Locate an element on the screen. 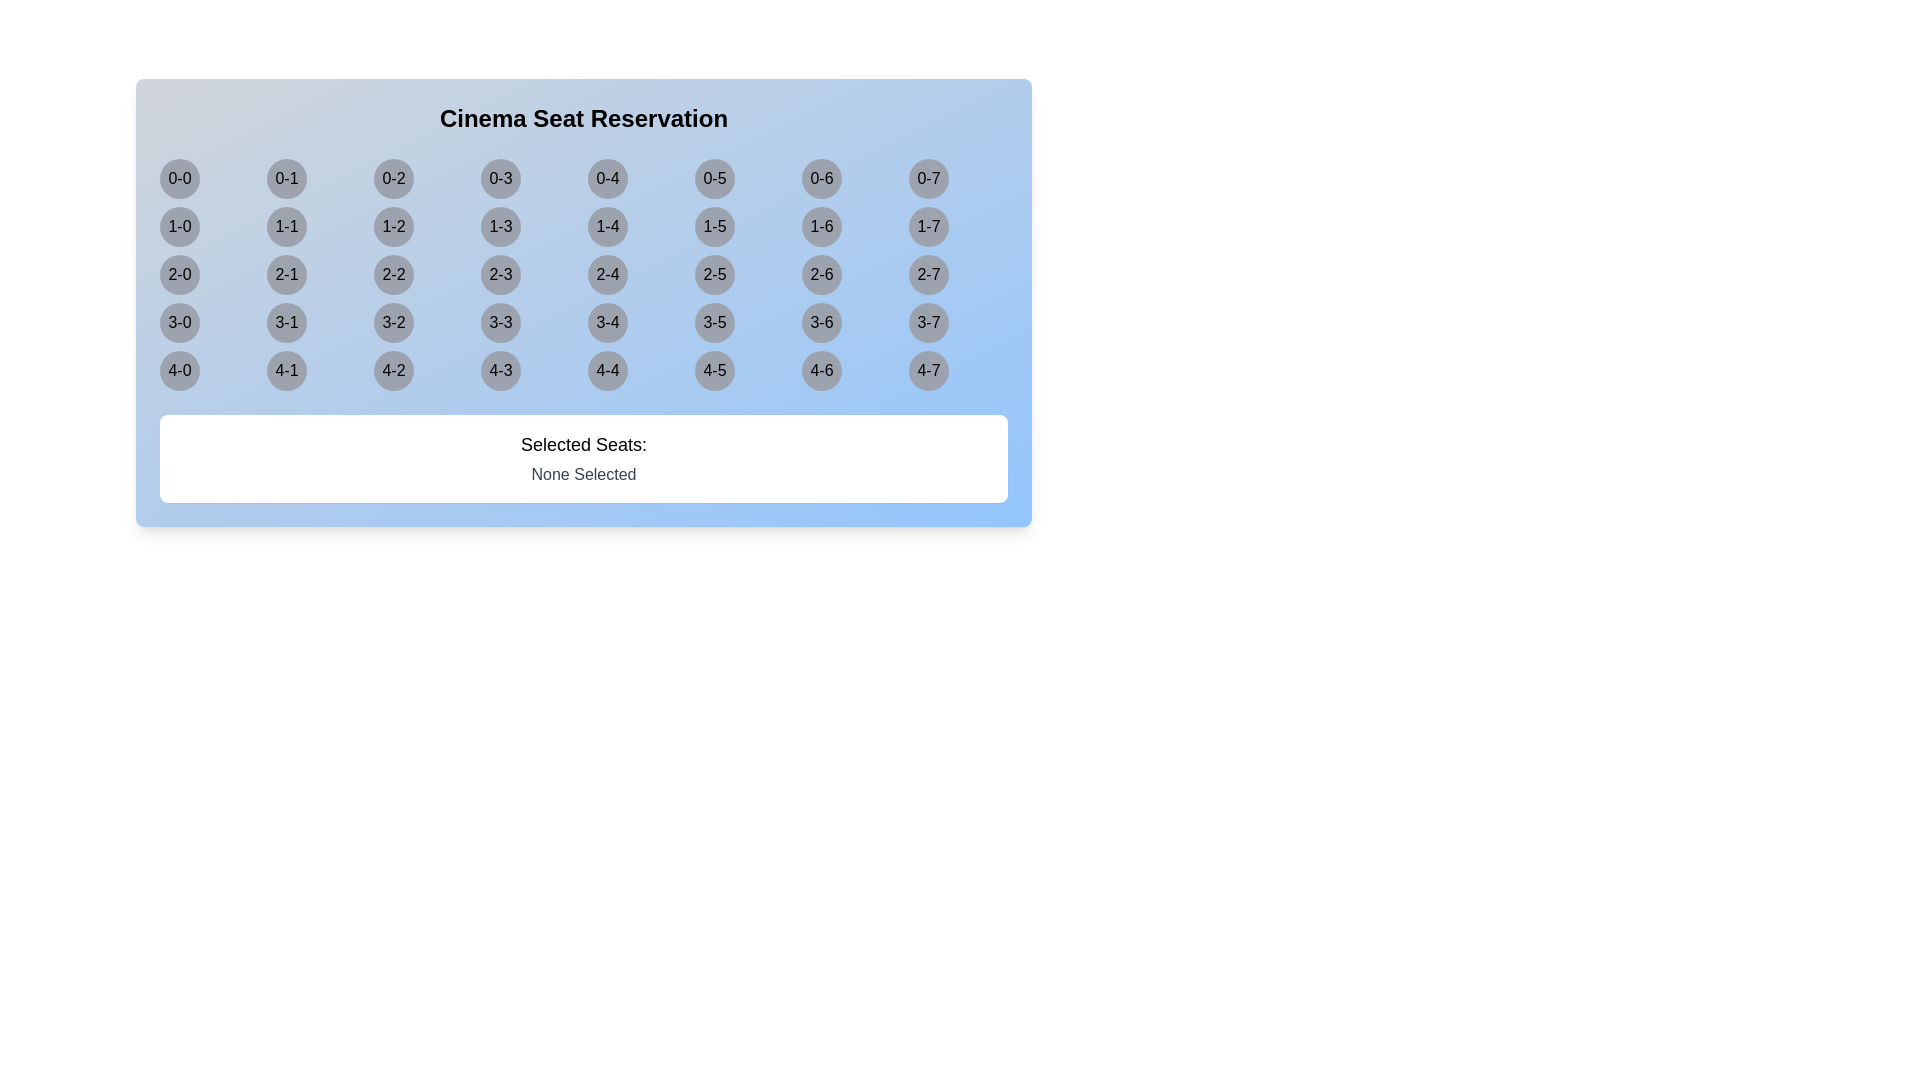 This screenshot has height=1080, width=1920. the button labeled '2-0' which is the first button in the third row of a grid layout, located to the left of '2-1' and below '1-0' is located at coordinates (180, 274).